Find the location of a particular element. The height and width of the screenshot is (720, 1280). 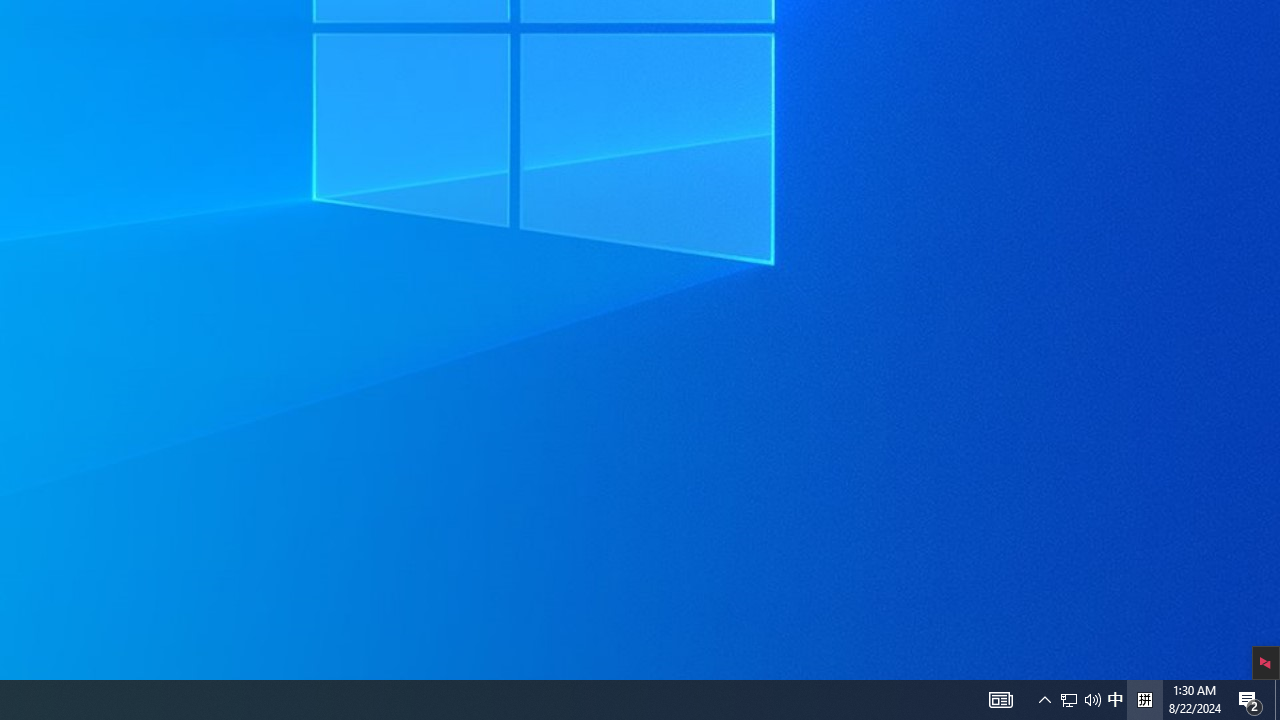

'Q2790: 100%' is located at coordinates (1079, 698).